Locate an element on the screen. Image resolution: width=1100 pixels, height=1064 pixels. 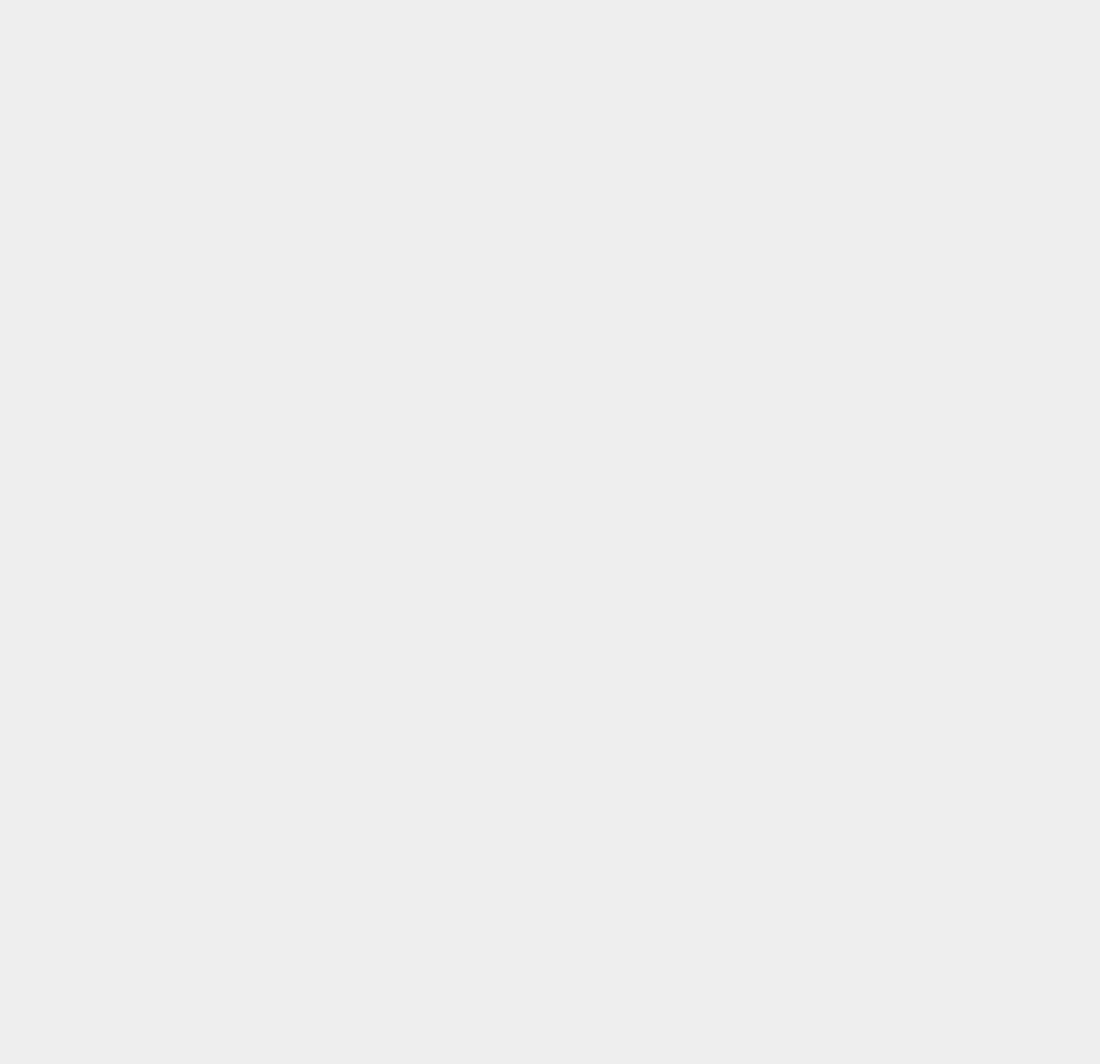
'Xbox One' is located at coordinates (807, 939).